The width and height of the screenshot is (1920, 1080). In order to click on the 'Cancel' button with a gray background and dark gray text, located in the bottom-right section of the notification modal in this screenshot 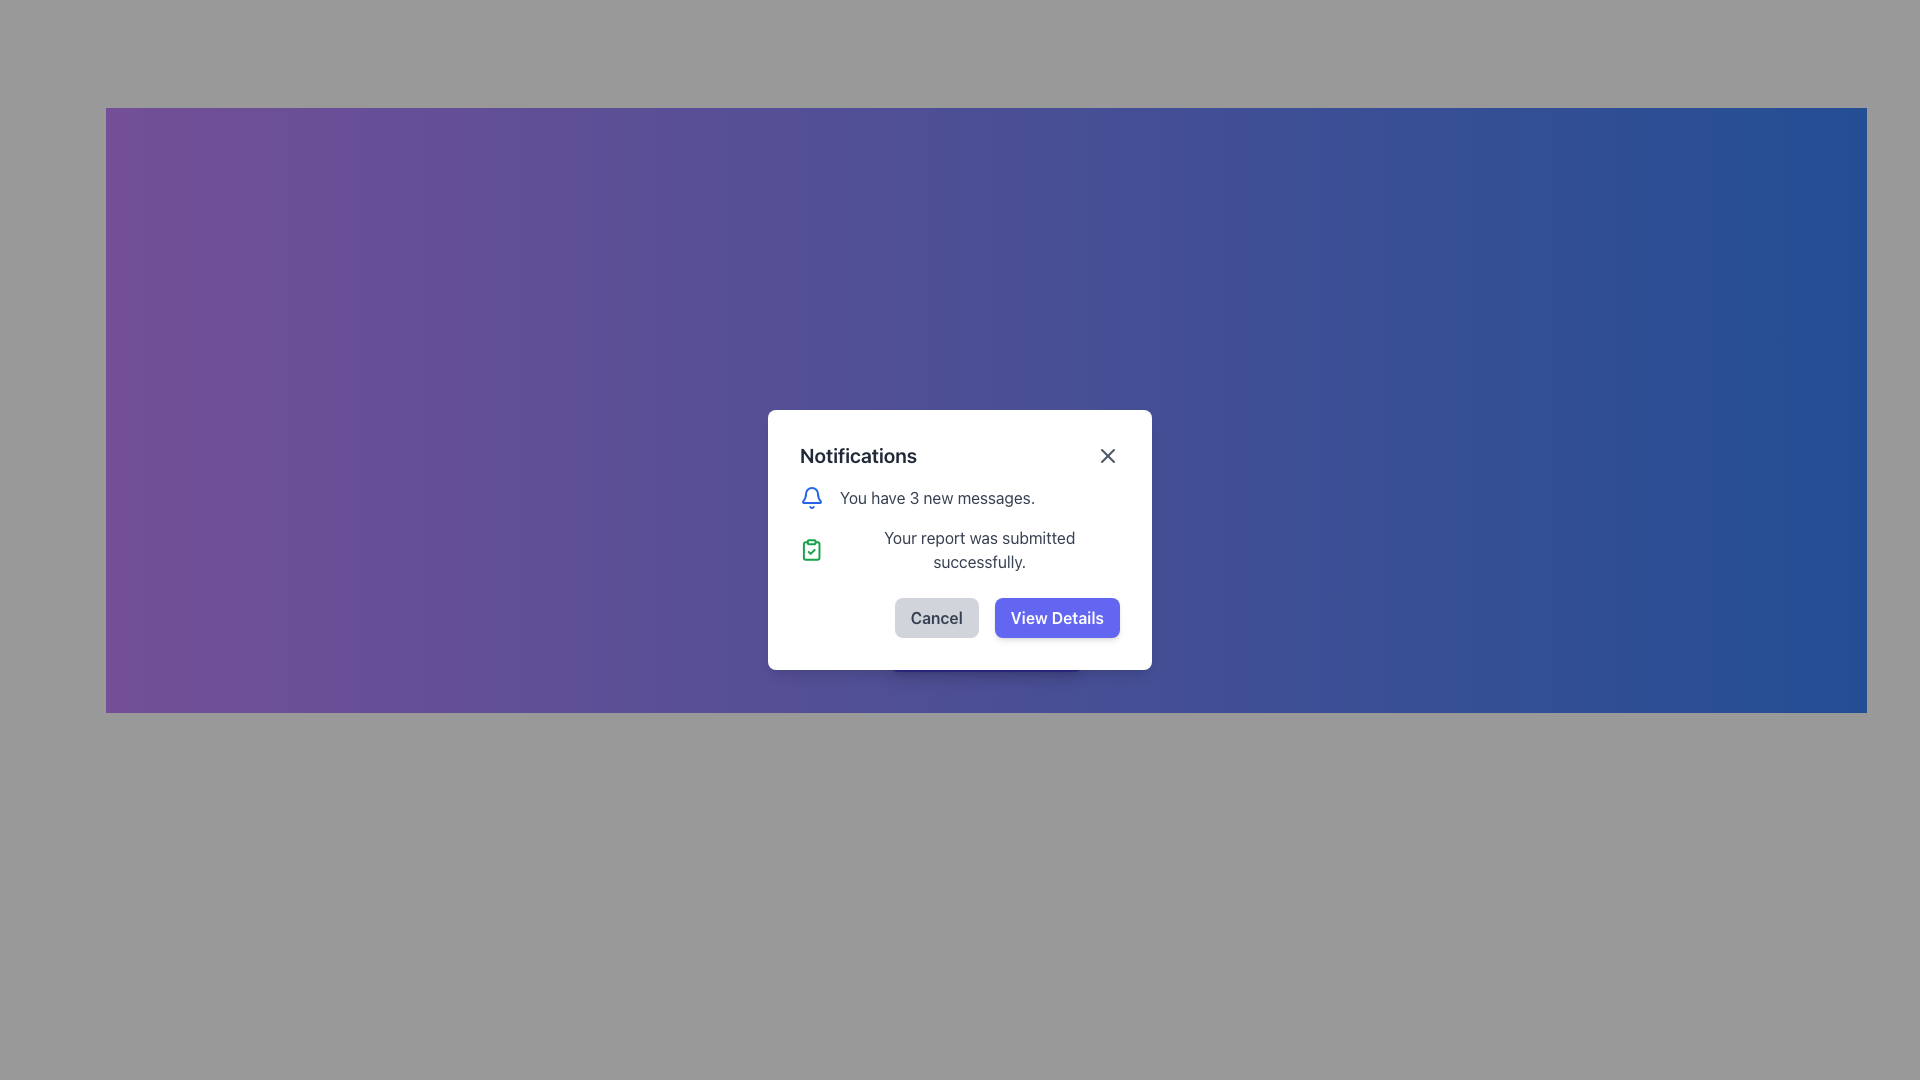, I will do `click(960, 616)`.